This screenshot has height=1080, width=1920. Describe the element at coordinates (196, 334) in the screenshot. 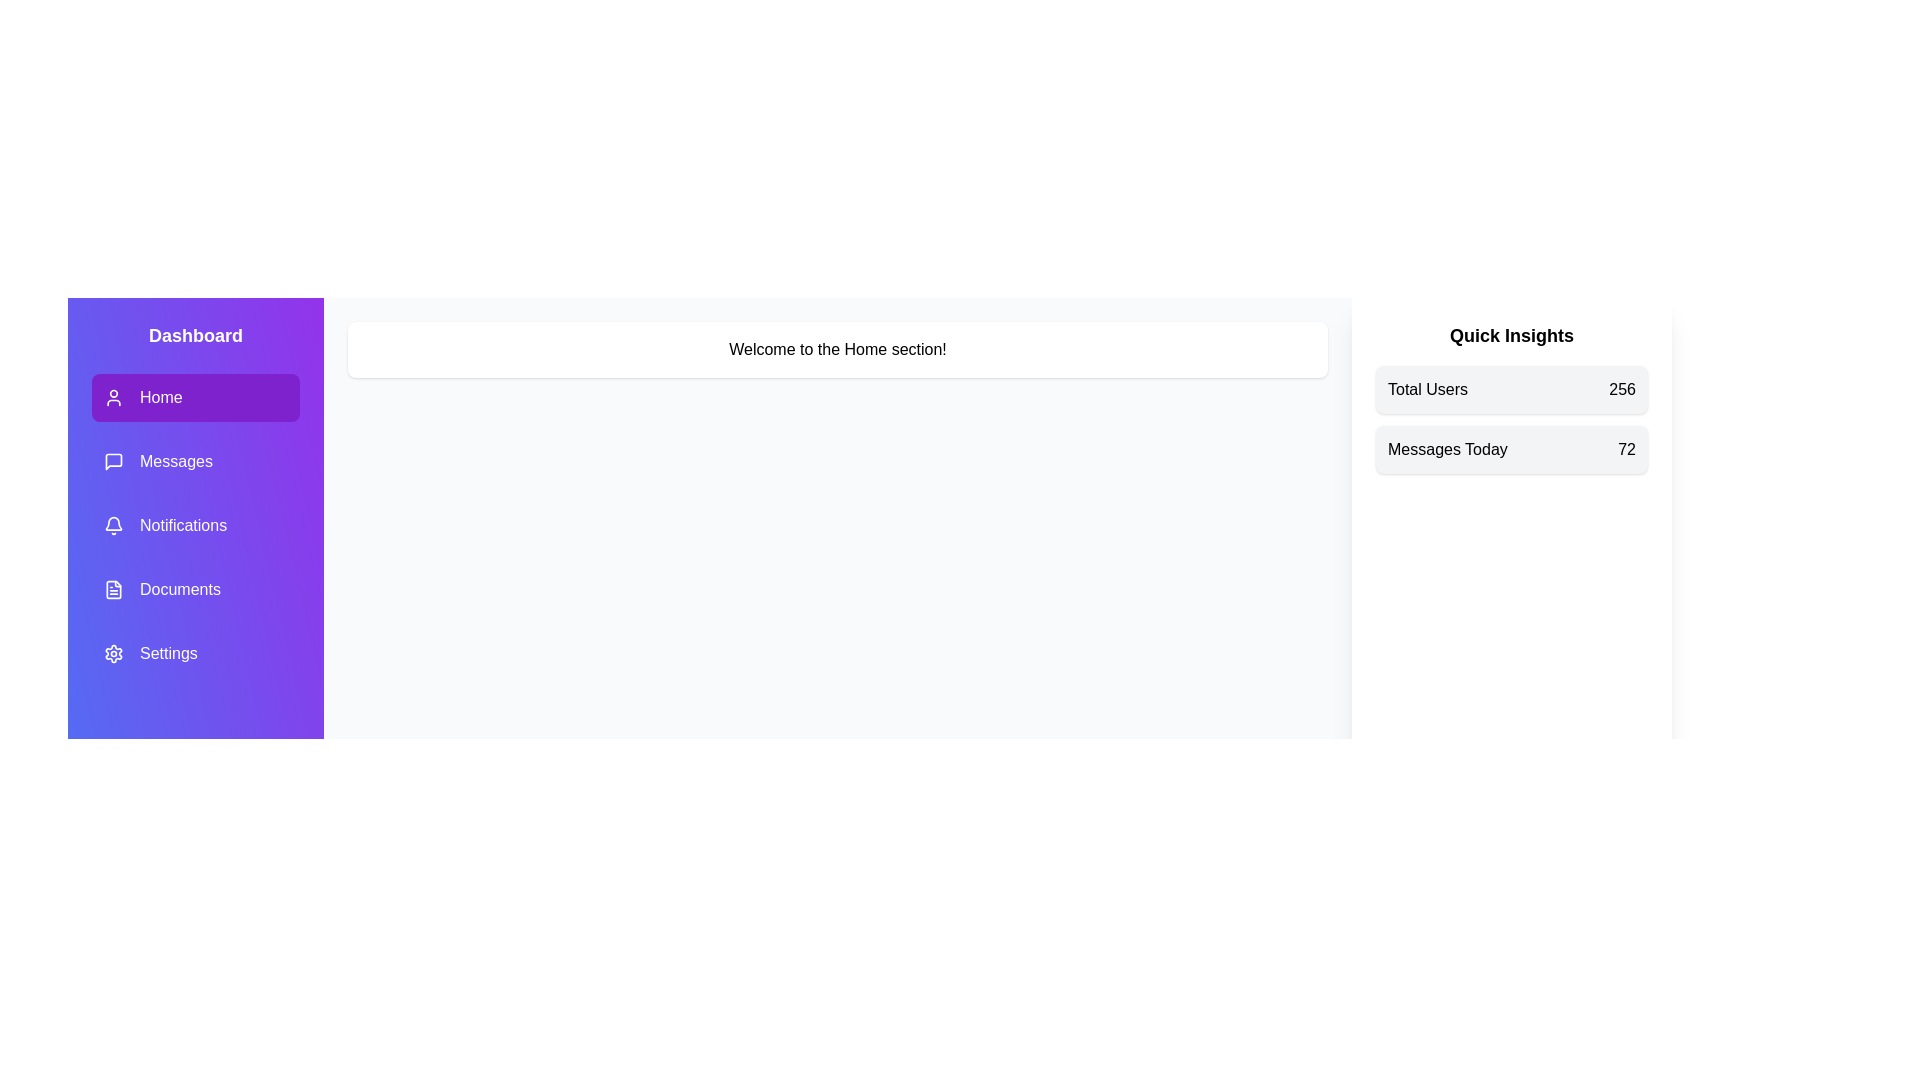

I see `the header label of the navigation menu located in the sidebar on the left side of the interface` at that location.